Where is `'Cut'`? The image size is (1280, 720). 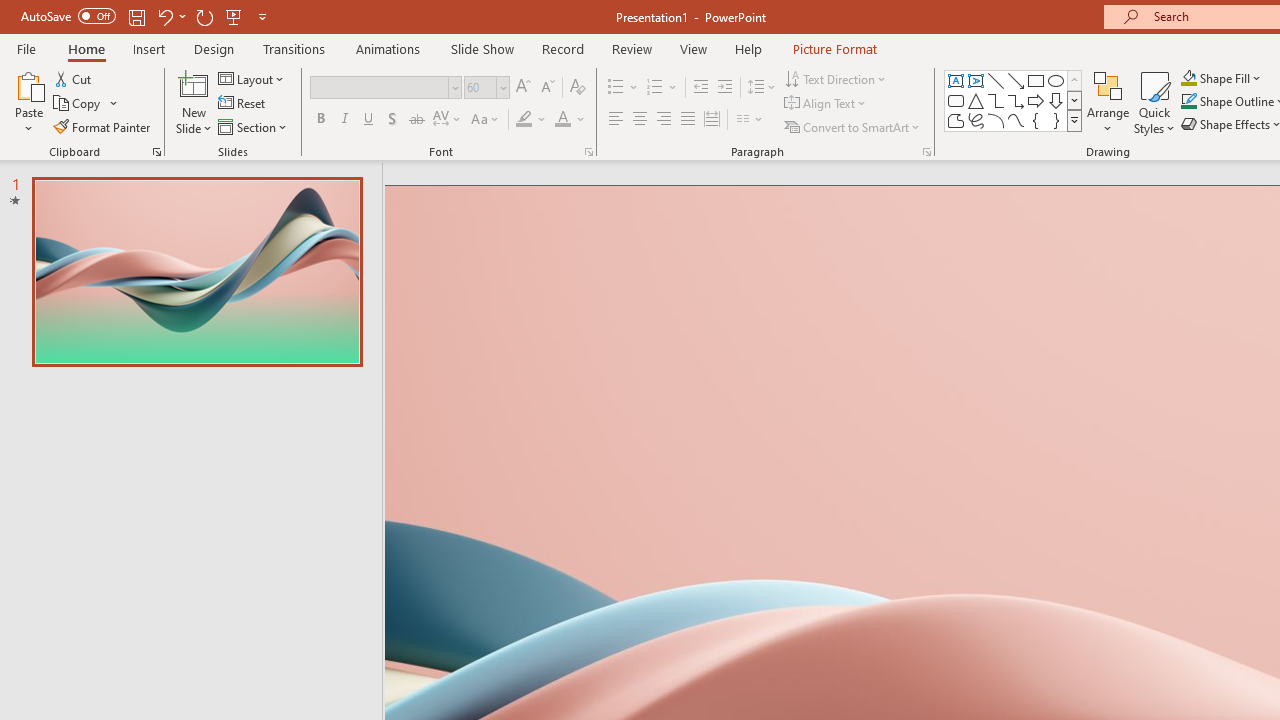
'Cut' is located at coordinates (74, 78).